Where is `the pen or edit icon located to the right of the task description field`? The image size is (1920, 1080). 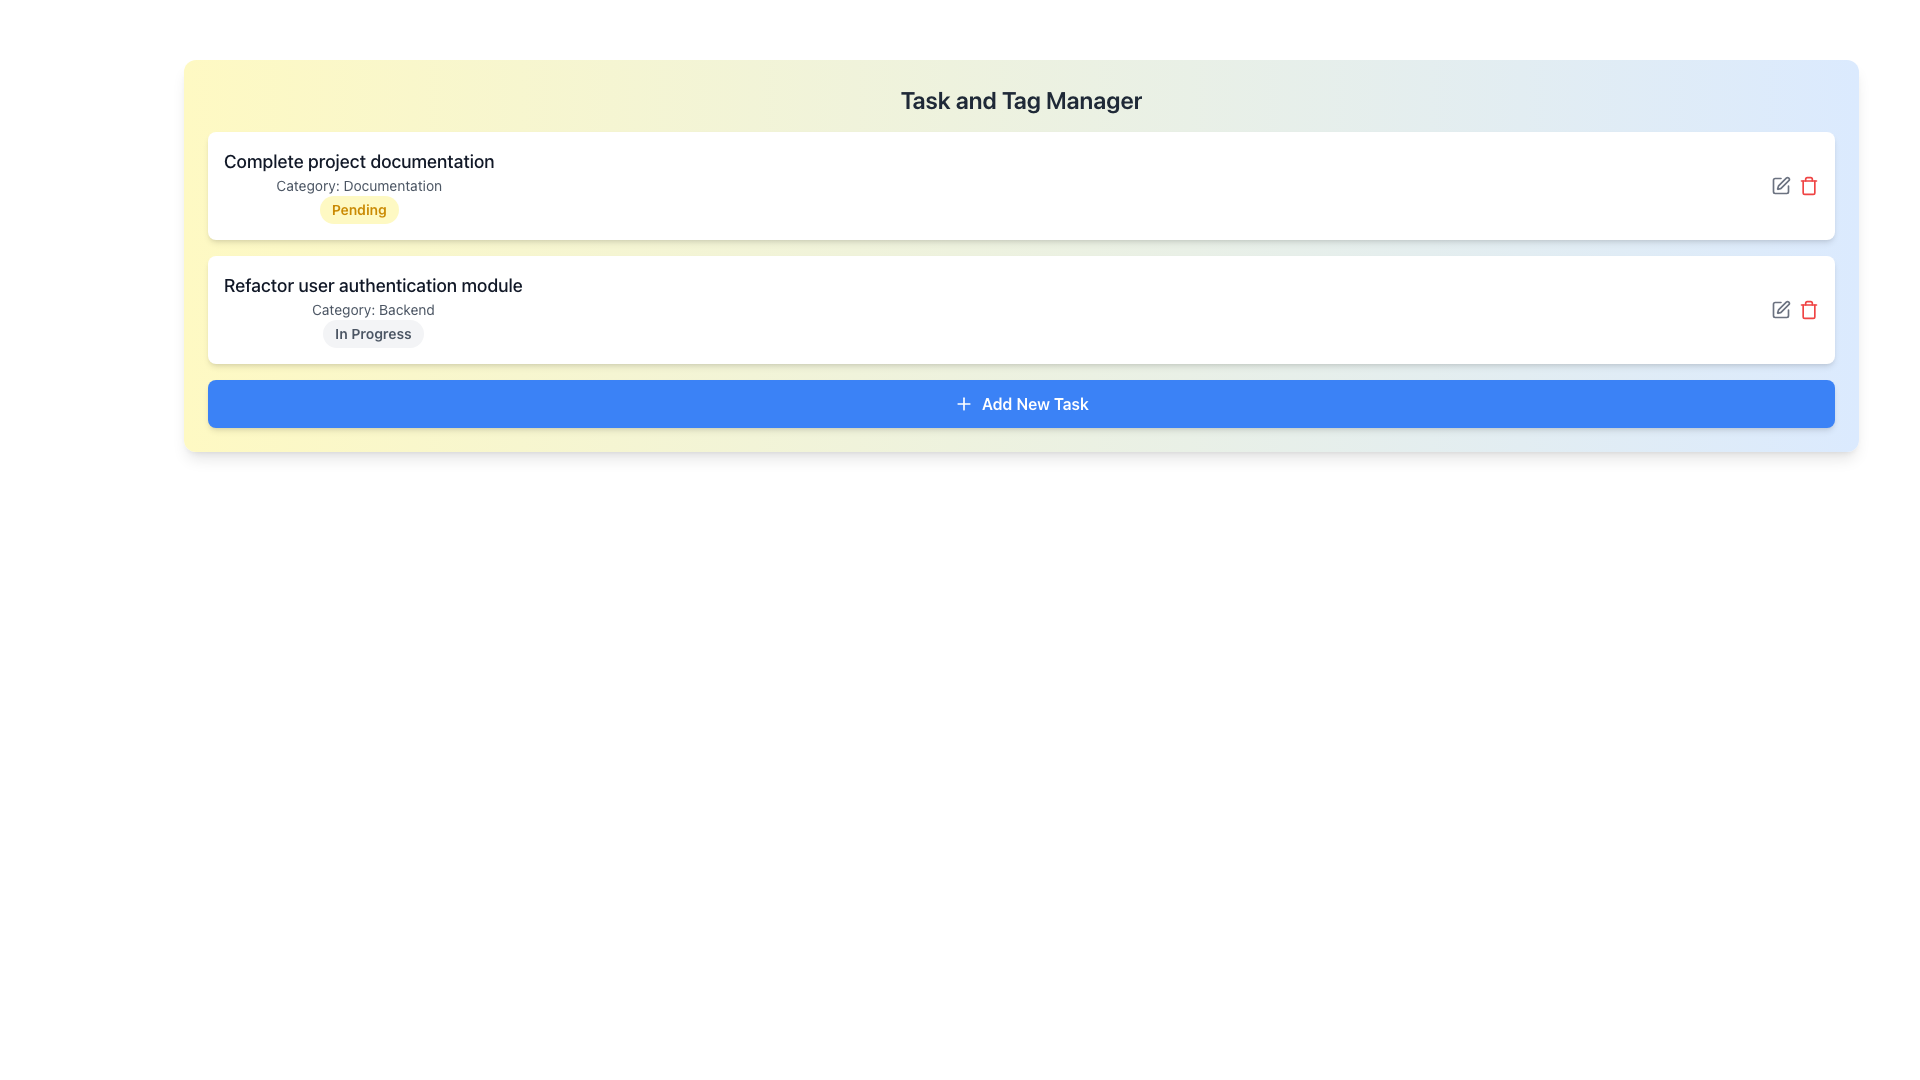
the pen or edit icon located to the right of the task description field is located at coordinates (1783, 183).